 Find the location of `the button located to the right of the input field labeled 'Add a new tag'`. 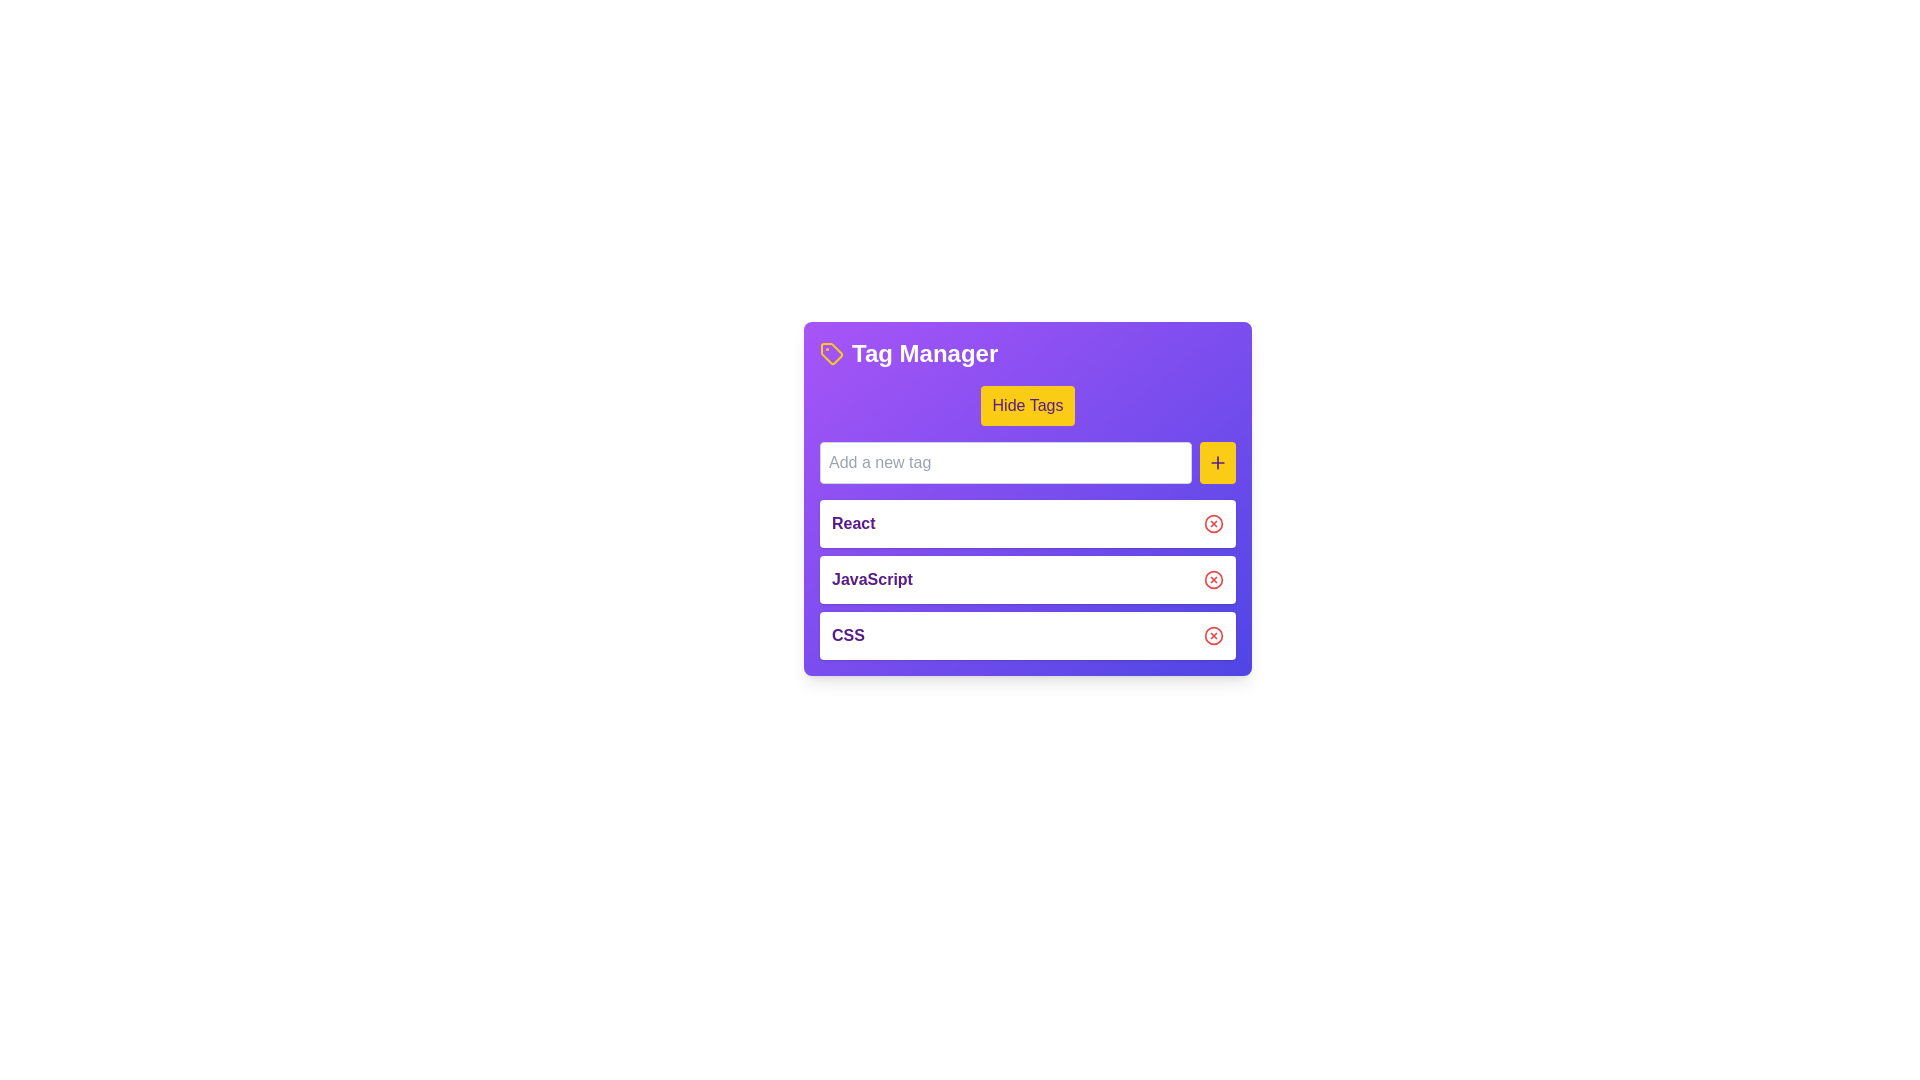

the button located to the right of the input field labeled 'Add a new tag' is located at coordinates (1217, 462).